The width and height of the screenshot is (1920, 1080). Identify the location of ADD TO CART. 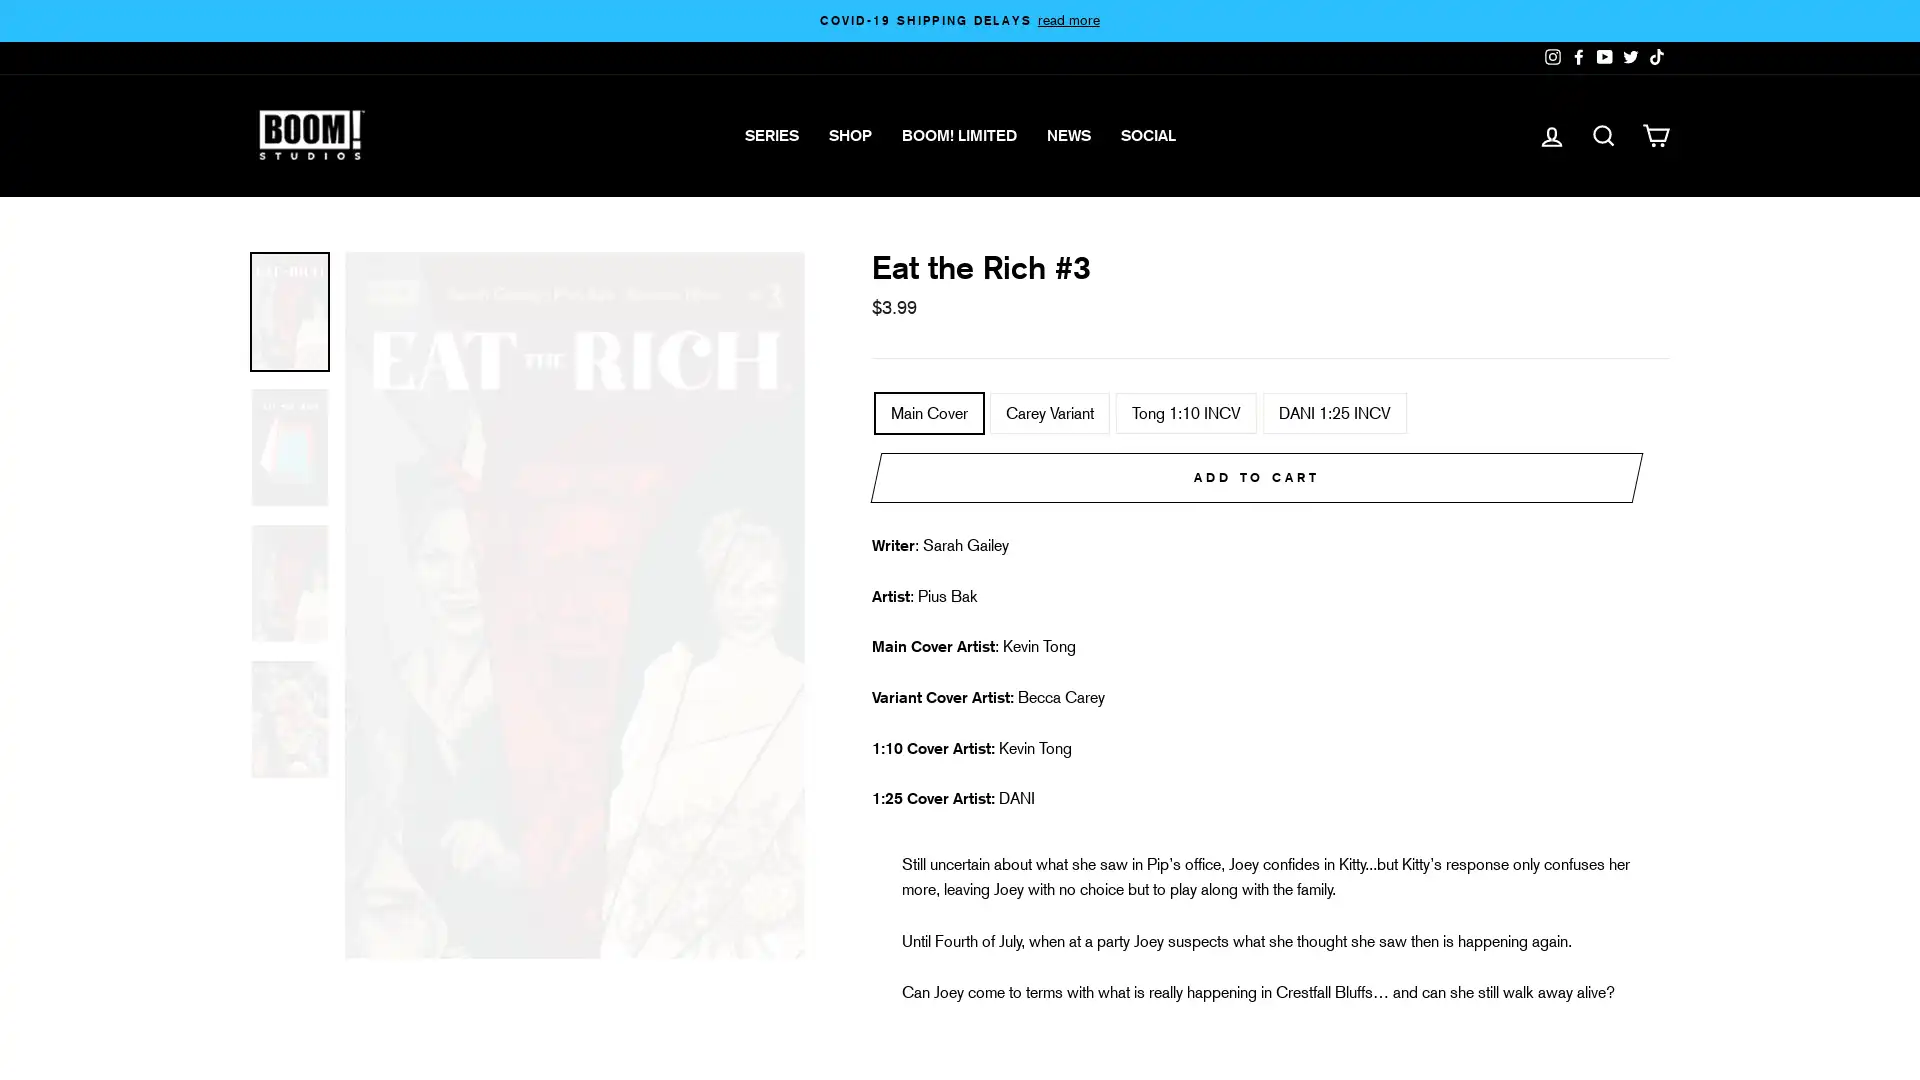
(1255, 478).